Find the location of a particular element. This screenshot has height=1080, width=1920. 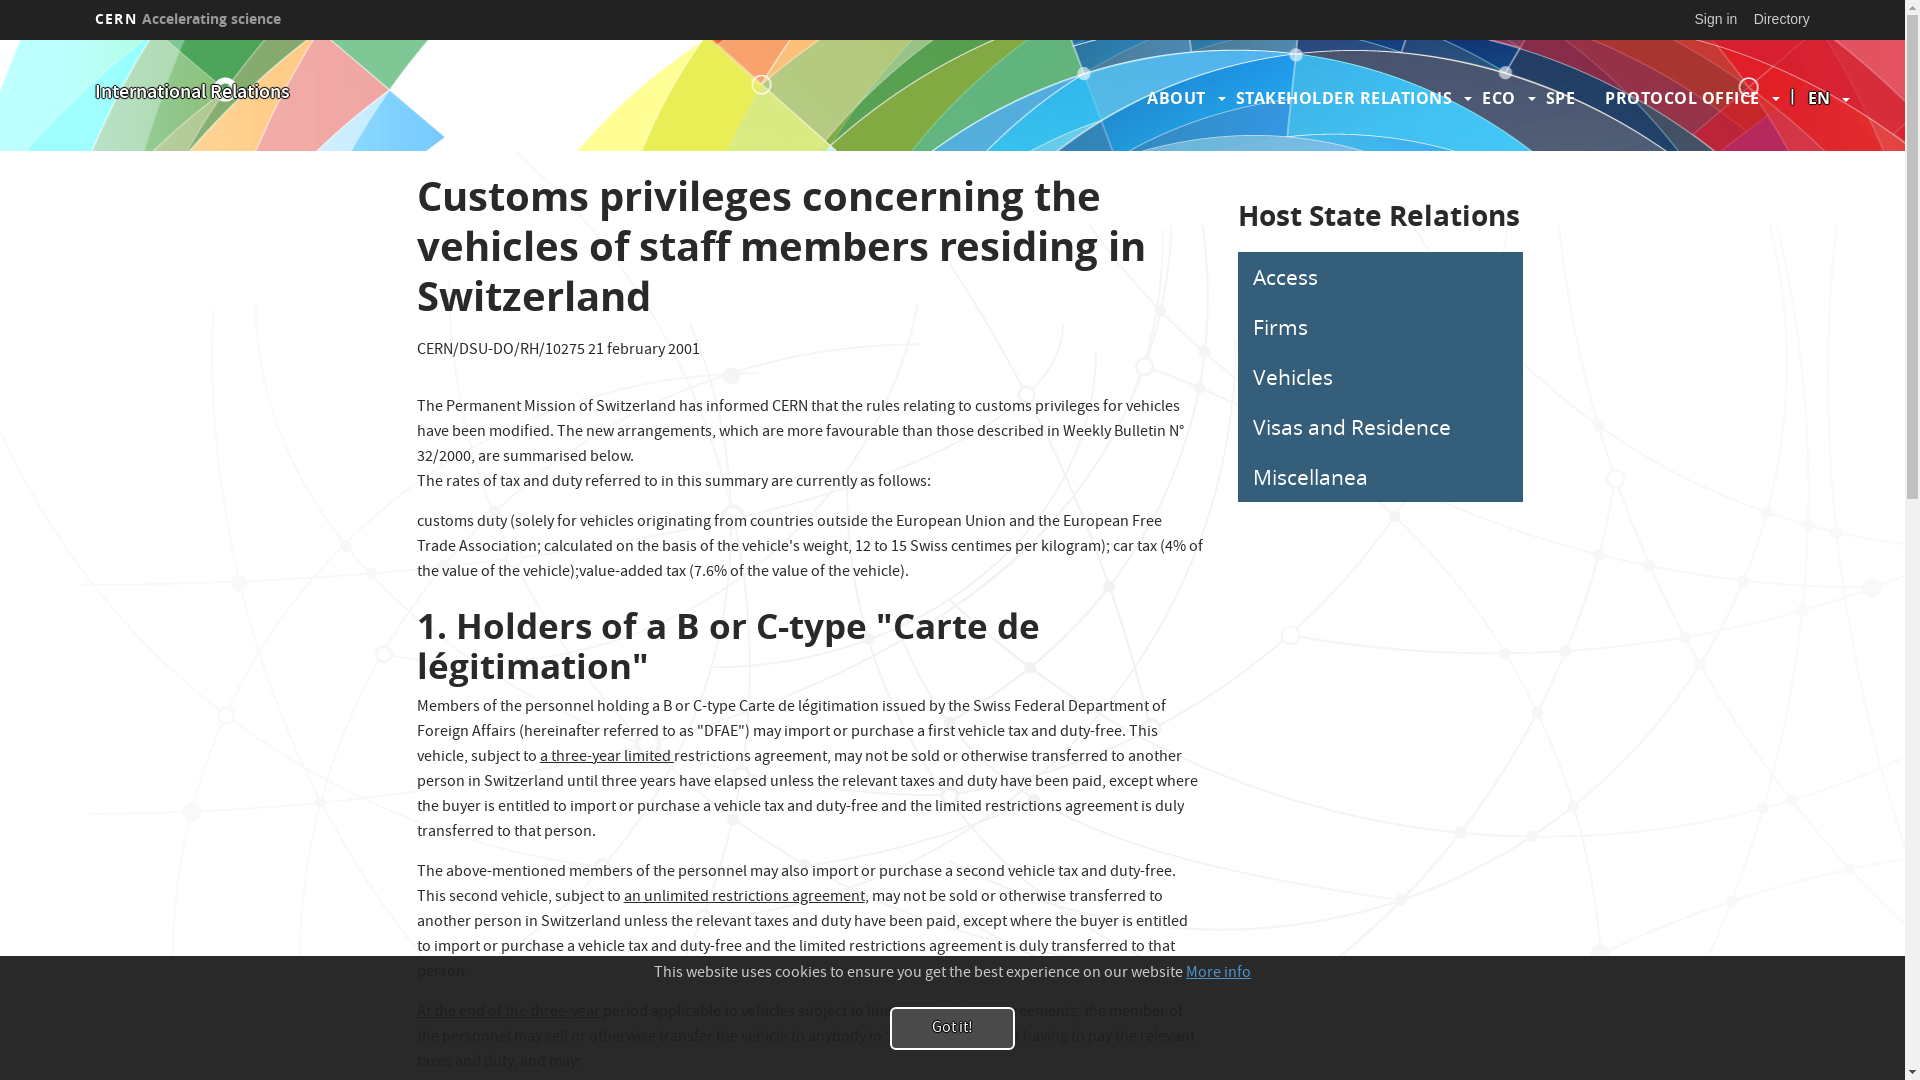

'Firms' is located at coordinates (1379, 326).